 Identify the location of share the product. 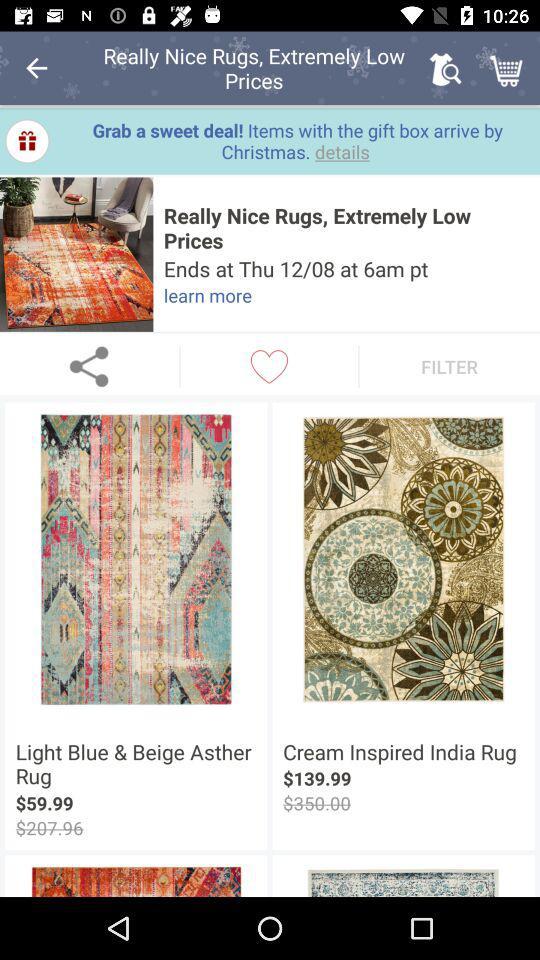
(88, 365).